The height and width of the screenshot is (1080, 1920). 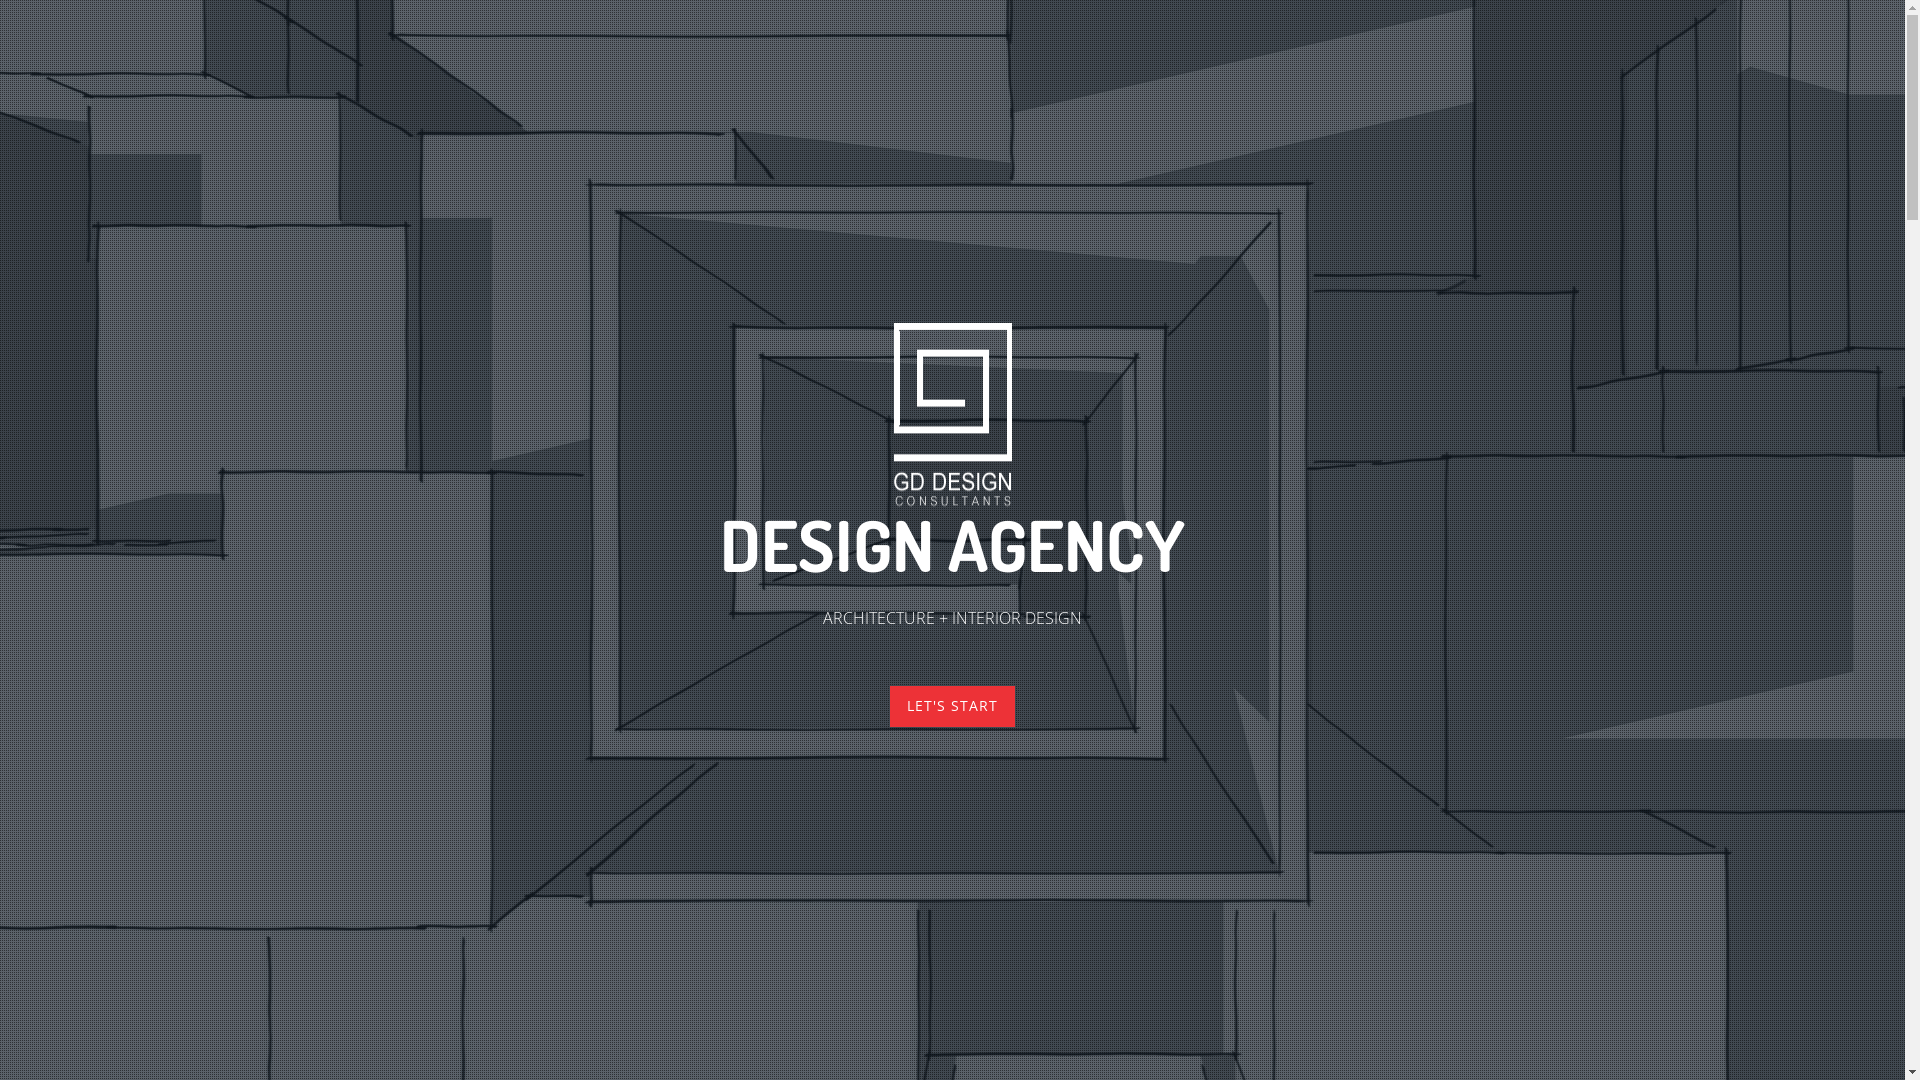 I want to click on 'LET'S START', so click(x=951, y=705).